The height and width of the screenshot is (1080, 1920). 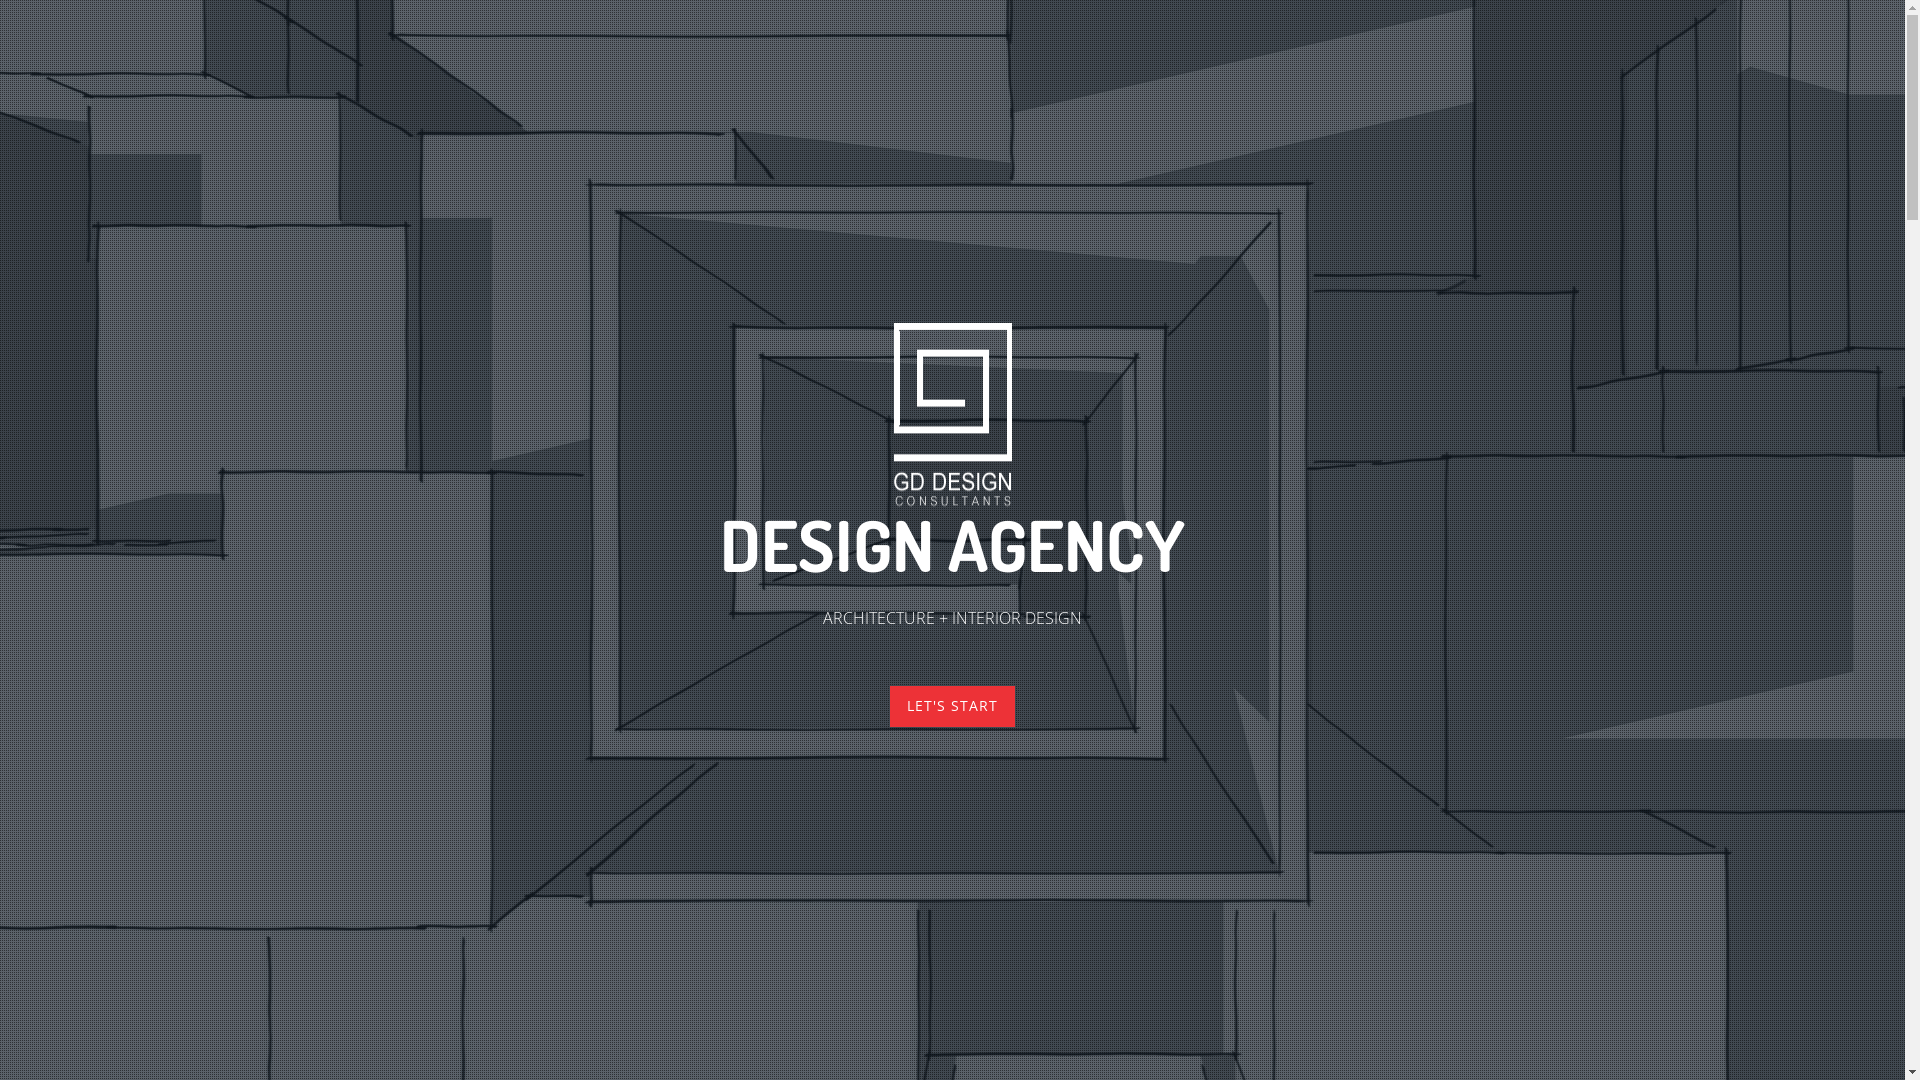 I want to click on 'LET'S START', so click(x=951, y=705).